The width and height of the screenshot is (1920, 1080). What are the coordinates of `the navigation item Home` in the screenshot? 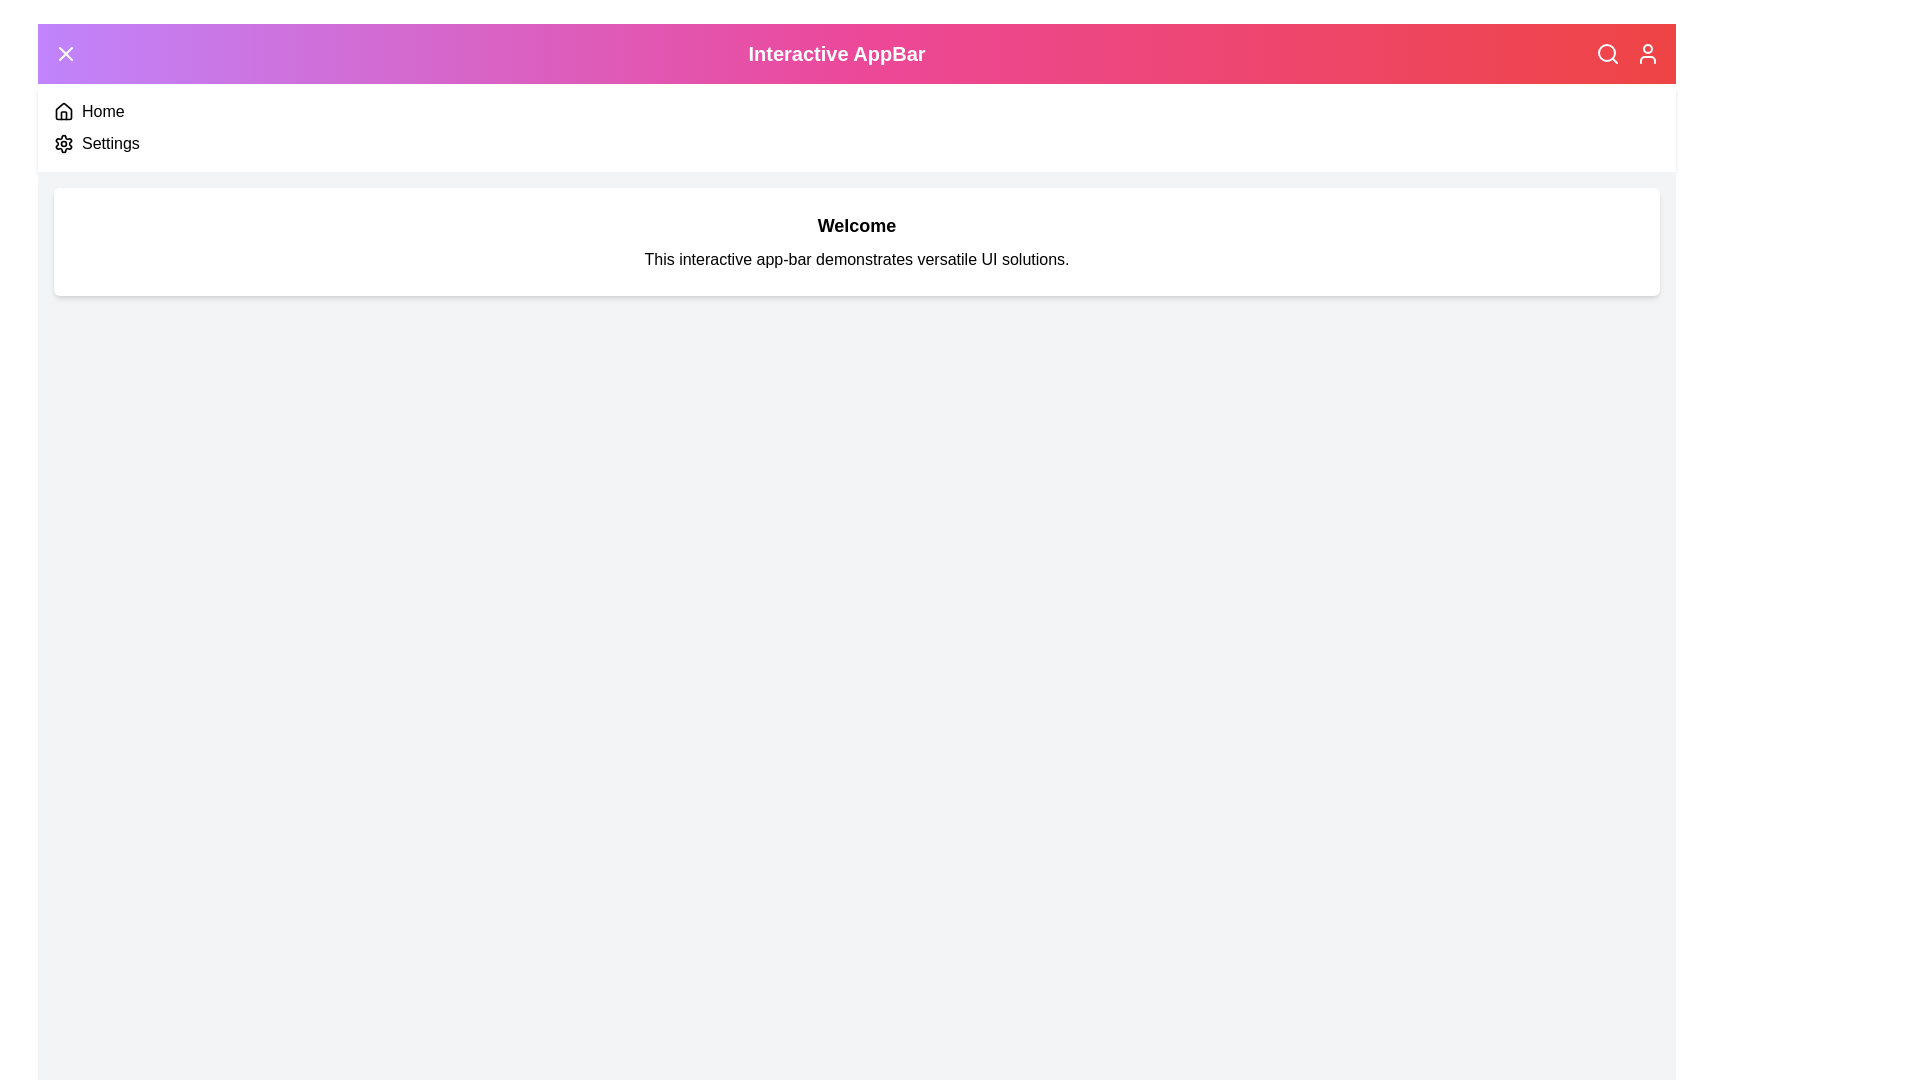 It's located at (63, 111).